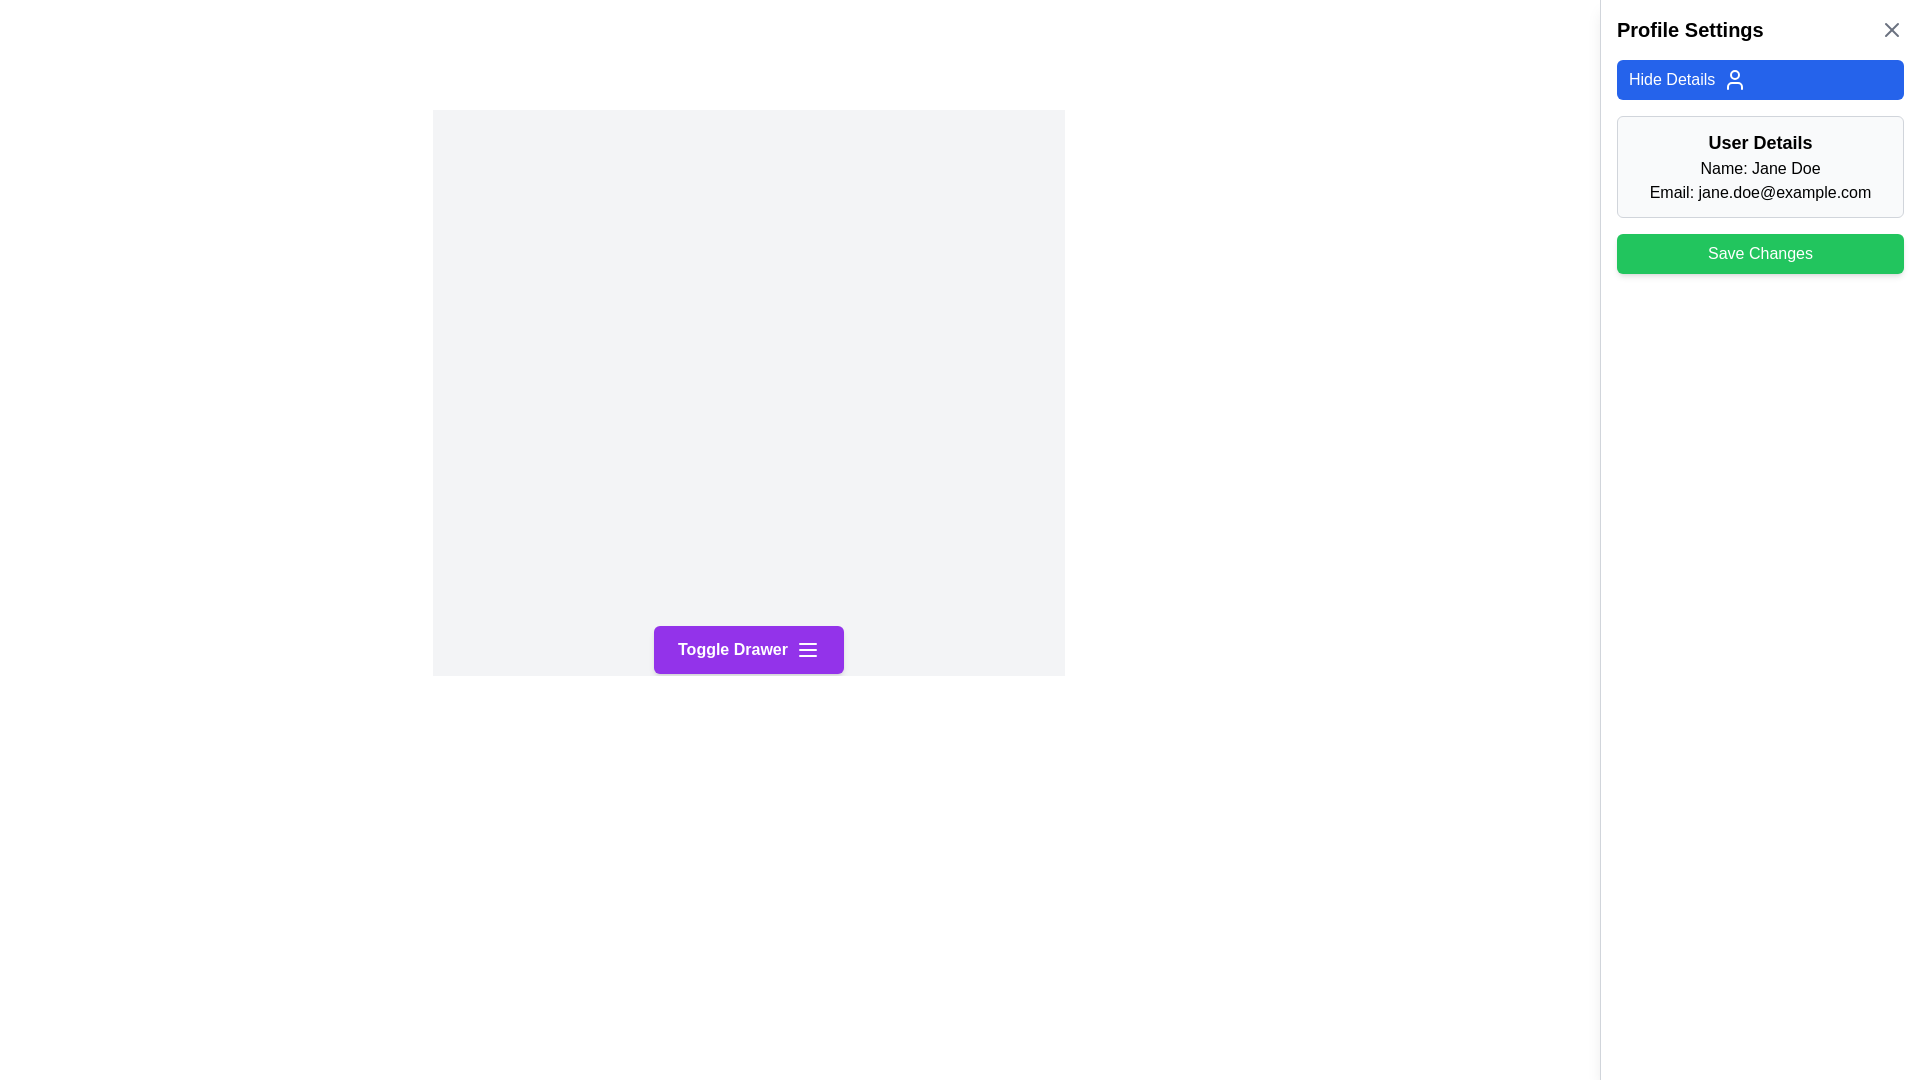  What do you see at coordinates (747, 650) in the screenshot?
I see `the button with rounded corners, purple background, and white bold text 'Toggle Drawer'` at bounding box center [747, 650].